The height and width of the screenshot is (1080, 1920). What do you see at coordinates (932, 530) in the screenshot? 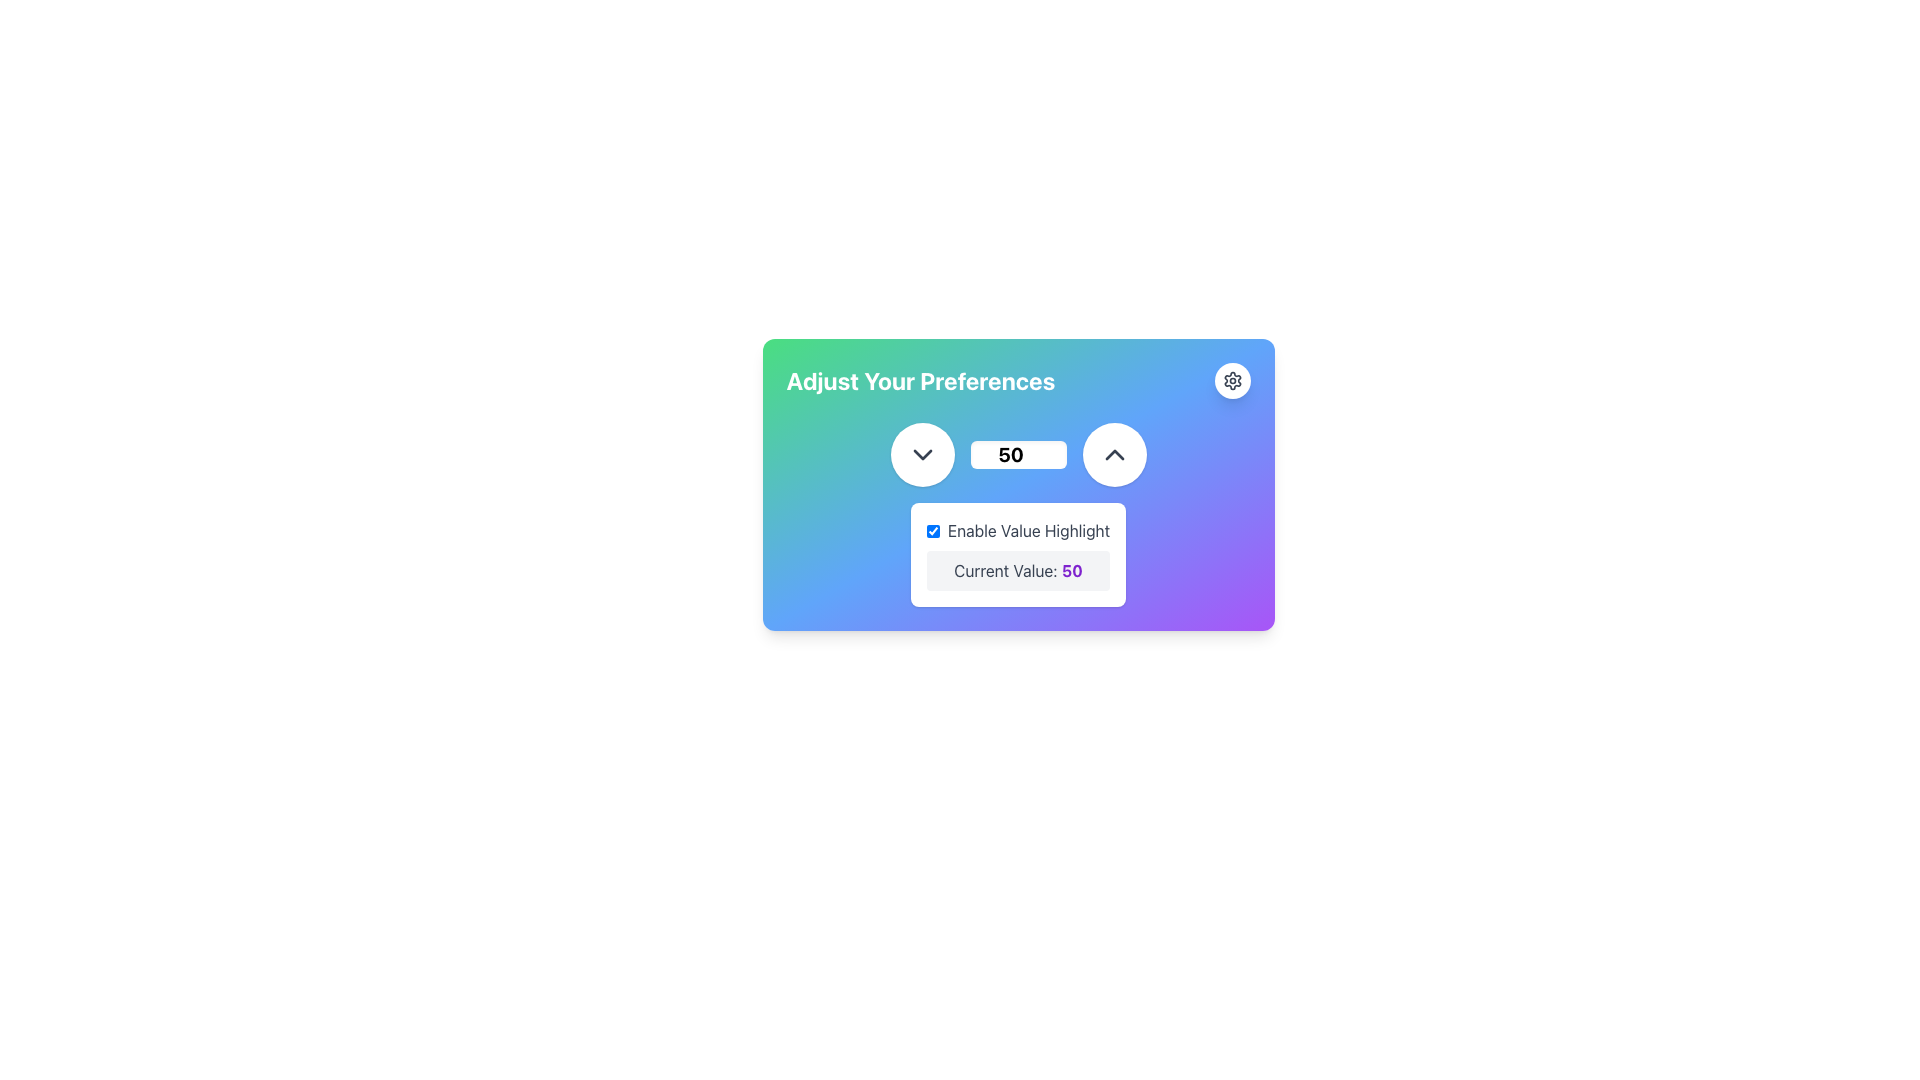
I see `the checkbox located in the bottom section of the interface, to the left of the 'Enable Value Highlight' label` at bounding box center [932, 530].